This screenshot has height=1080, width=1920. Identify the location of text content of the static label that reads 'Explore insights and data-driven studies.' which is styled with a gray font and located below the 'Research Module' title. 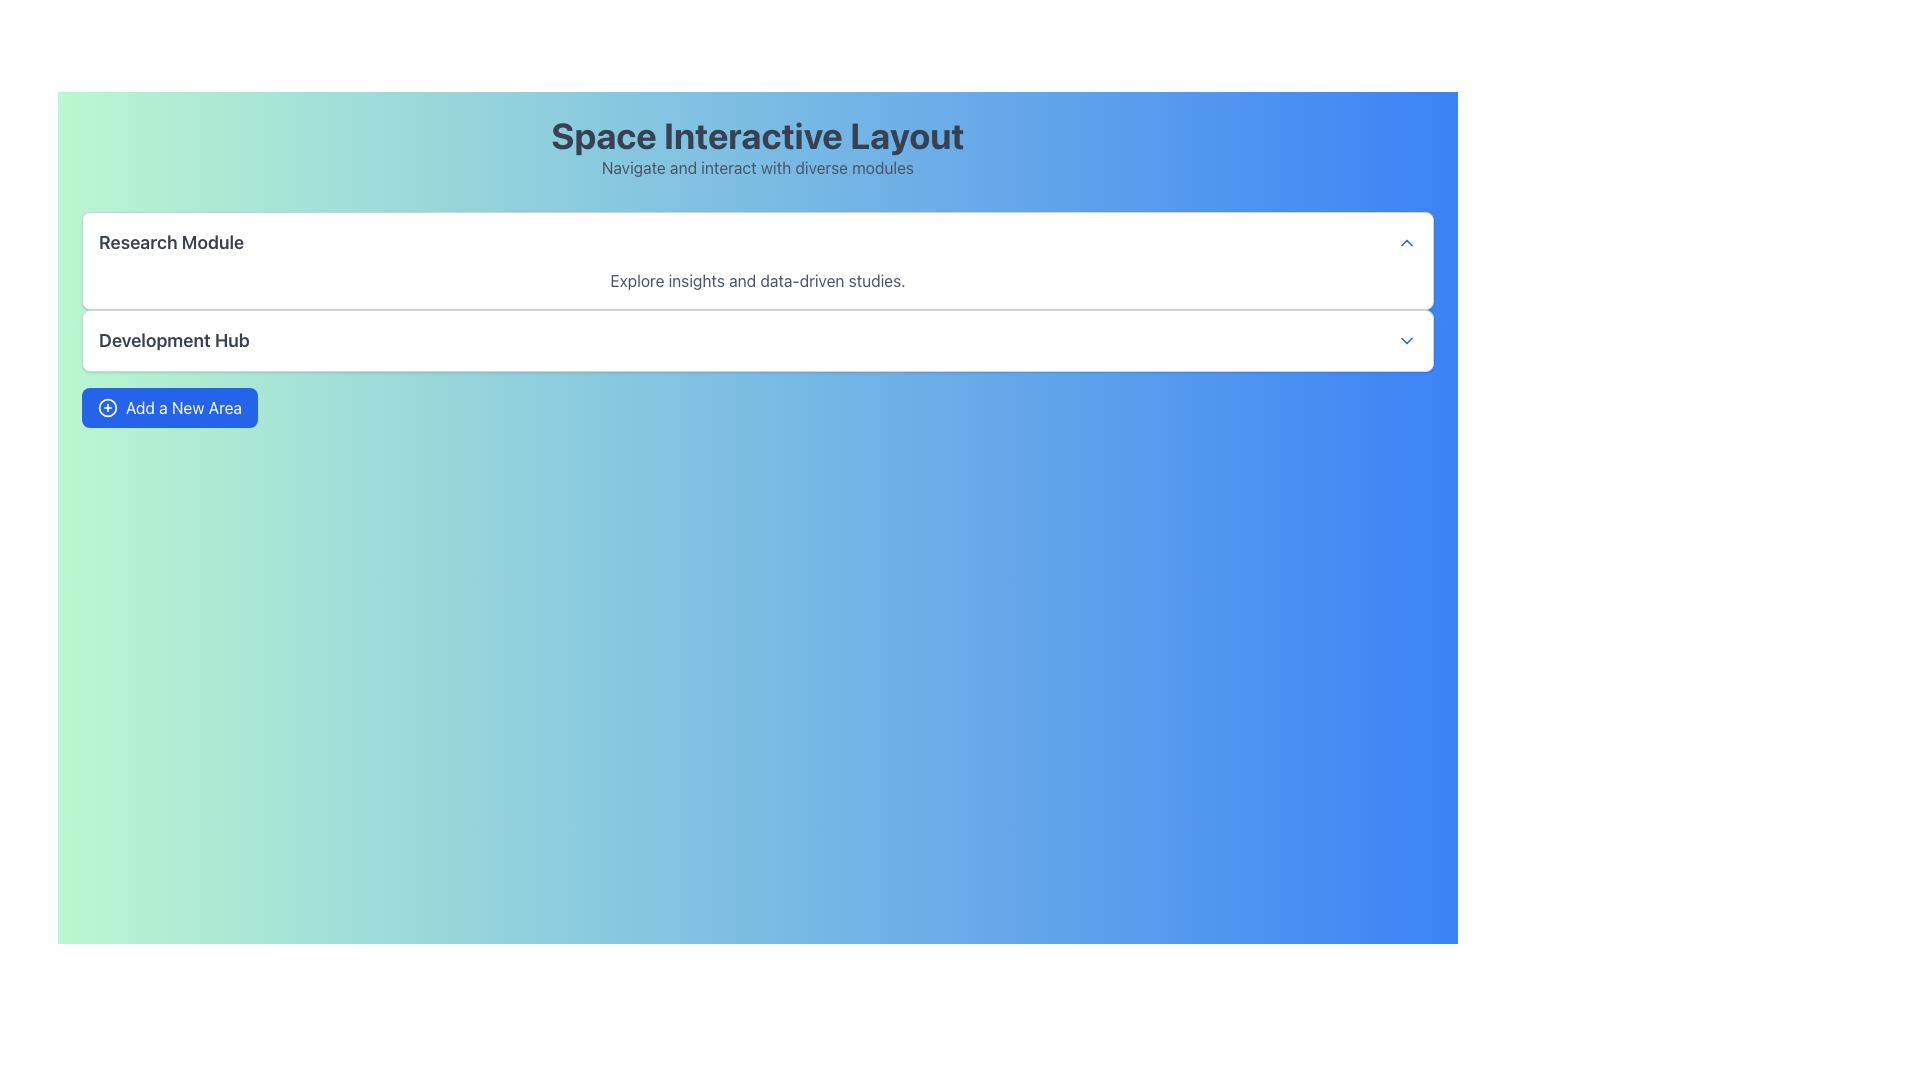
(757, 281).